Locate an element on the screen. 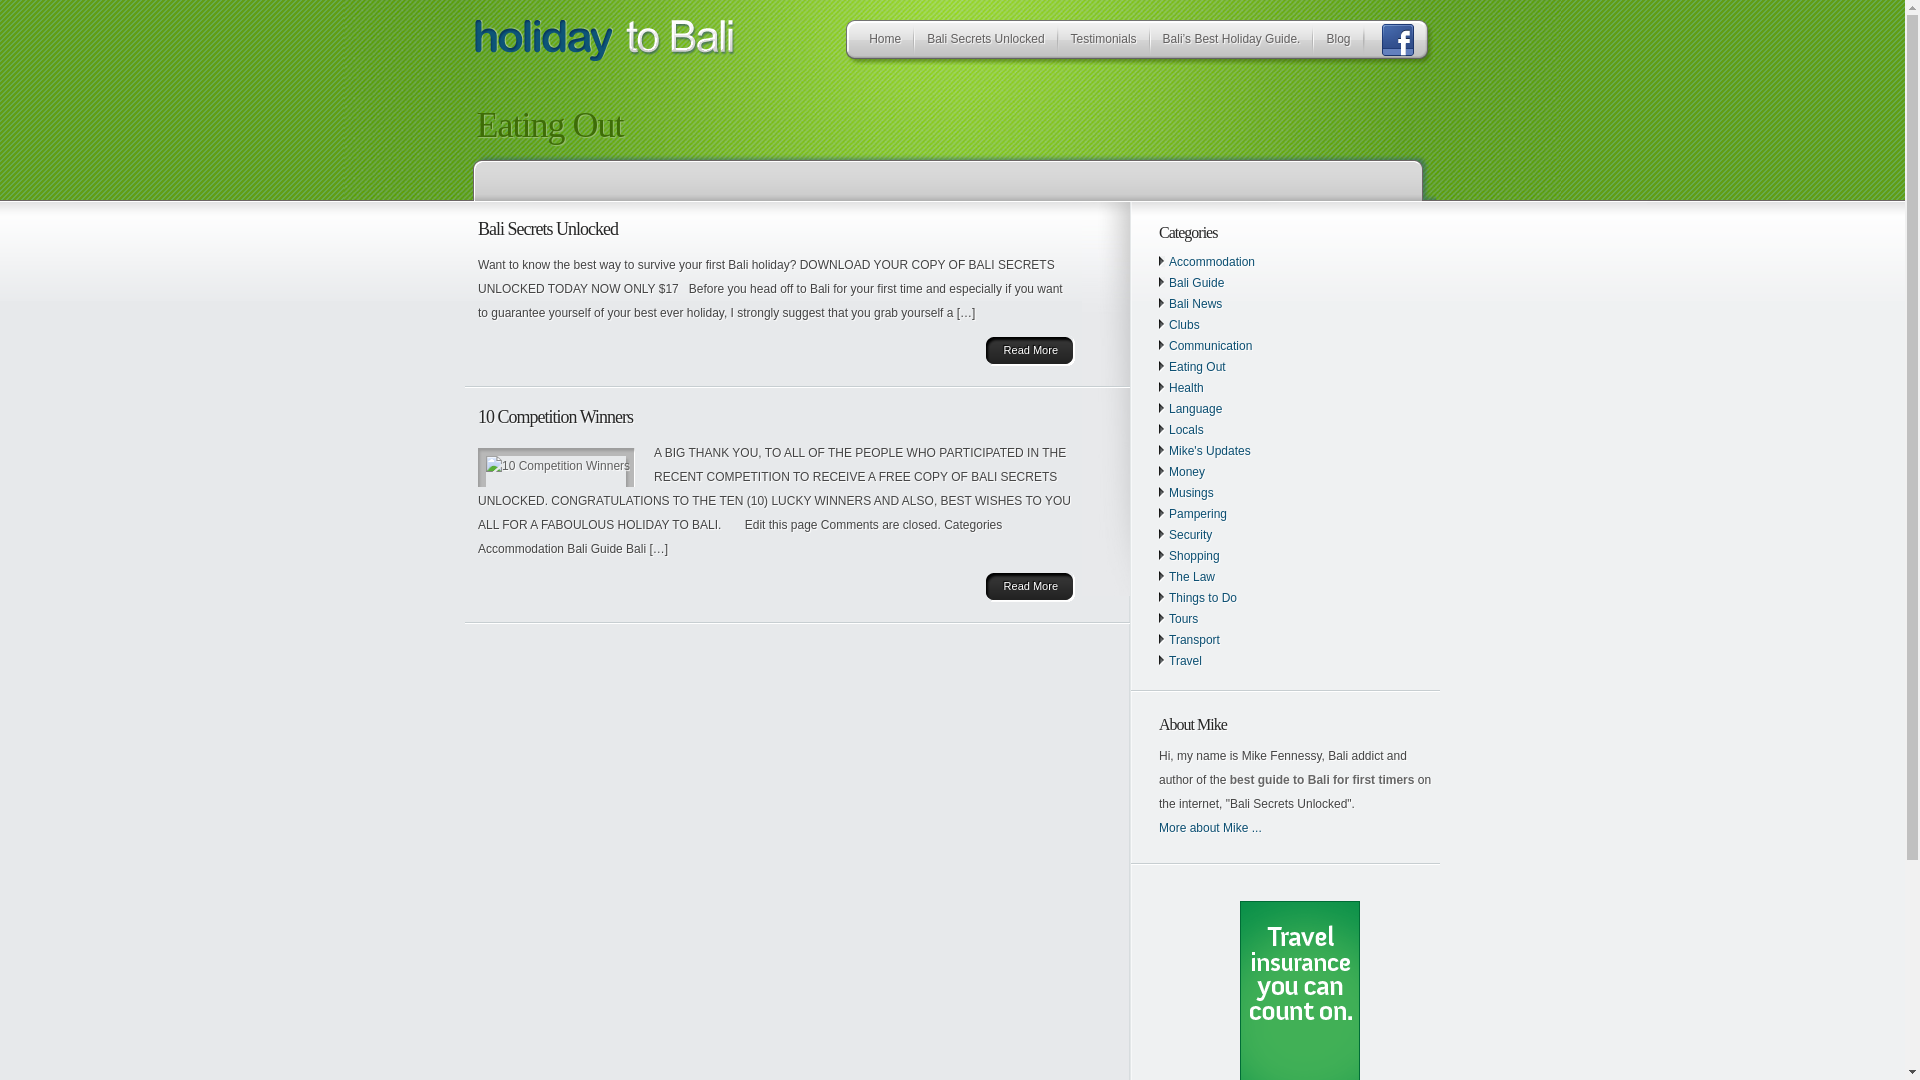 The width and height of the screenshot is (1920, 1080). 'More about Mike ...' is located at coordinates (1209, 828).